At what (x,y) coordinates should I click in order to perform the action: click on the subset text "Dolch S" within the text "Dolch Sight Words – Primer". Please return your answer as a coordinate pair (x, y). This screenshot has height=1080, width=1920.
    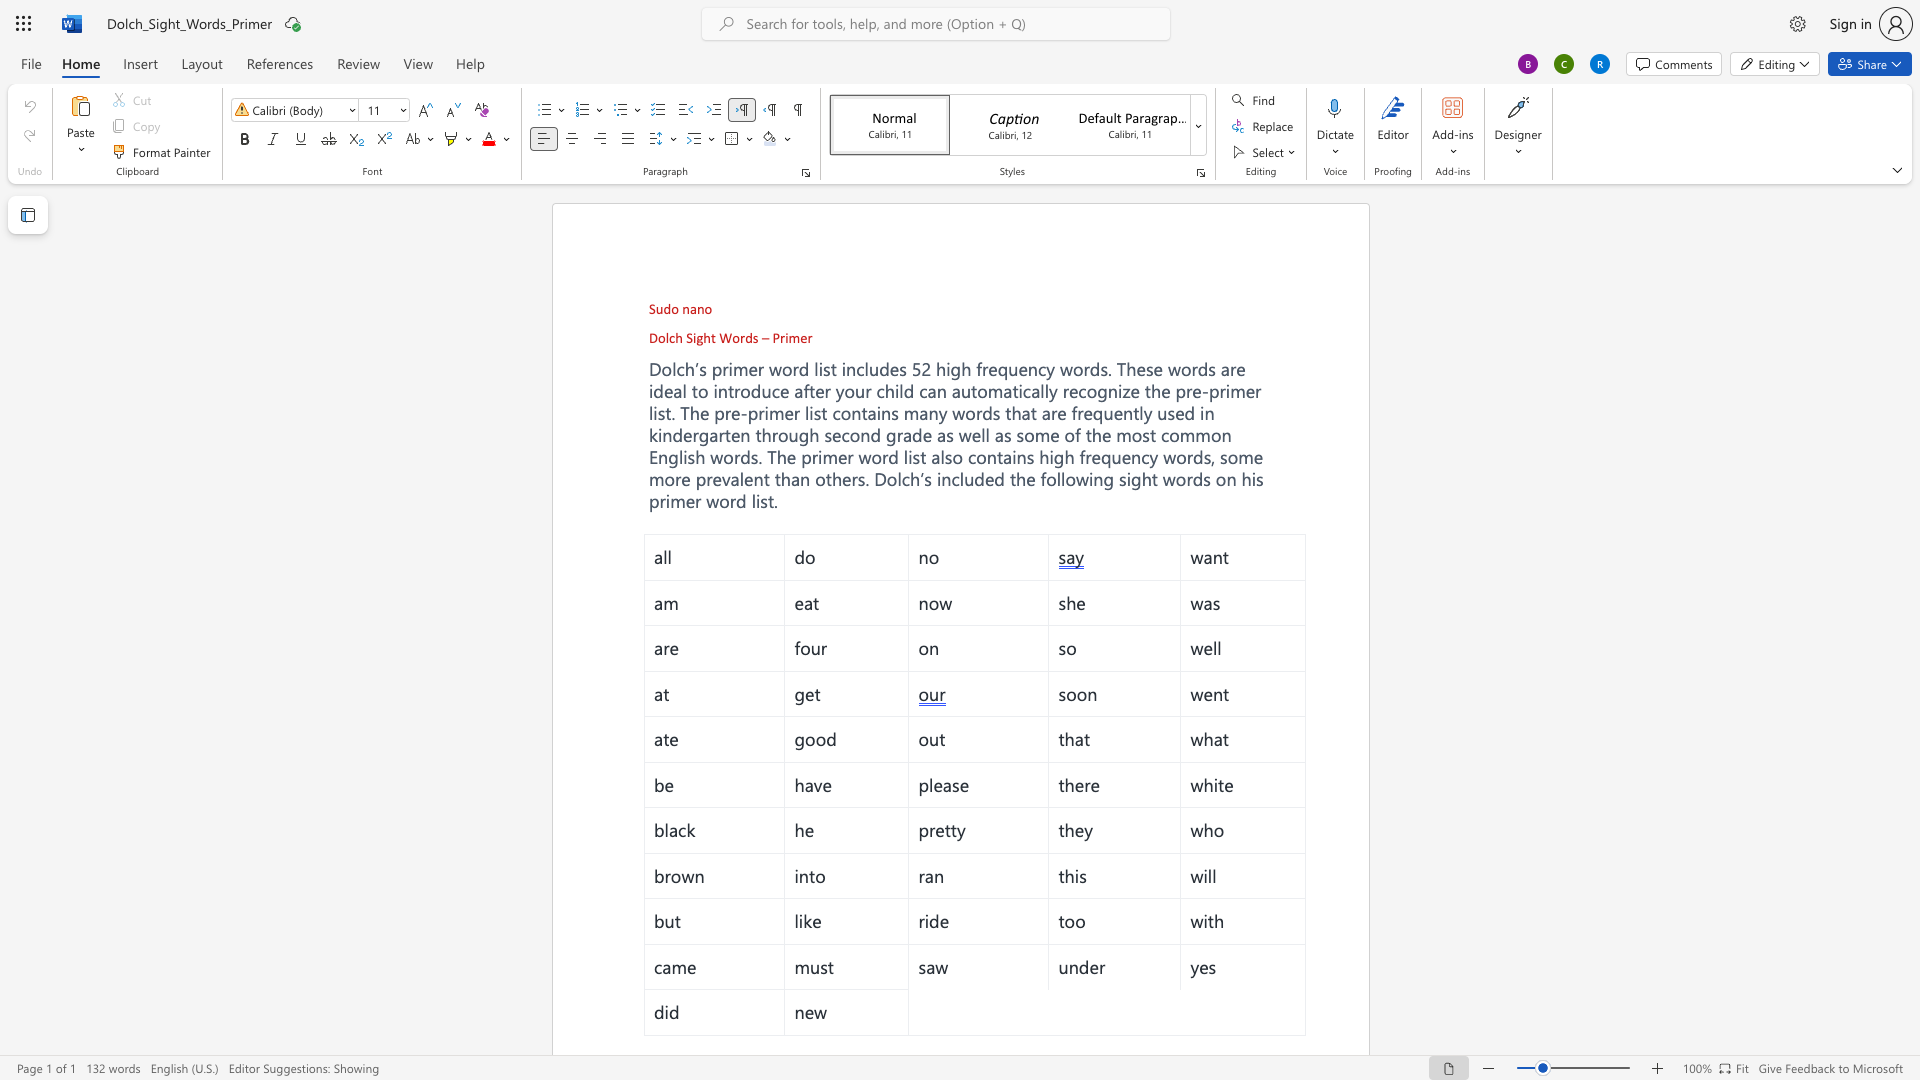
    Looking at the image, I should click on (648, 337).